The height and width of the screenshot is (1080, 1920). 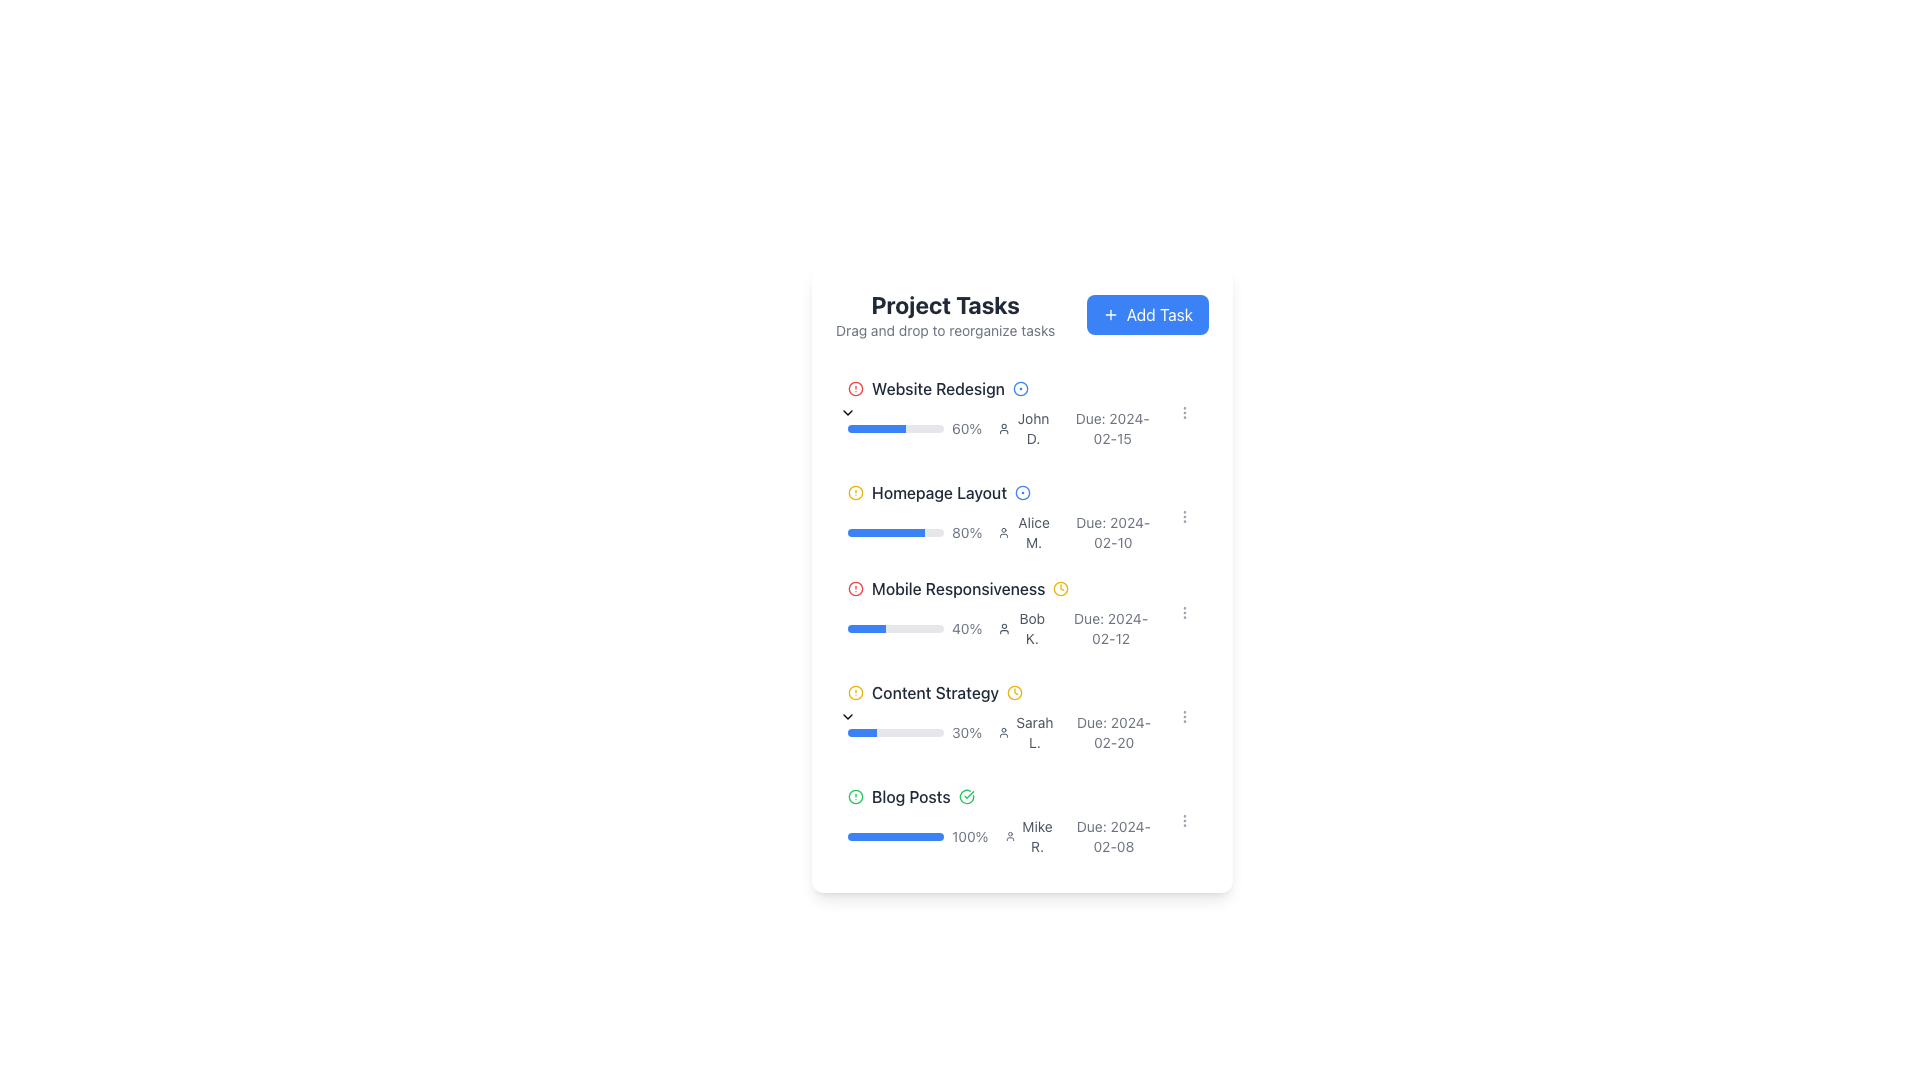 I want to click on the 'Blog Posts' task list item in the project management interface, which displays the task's completion percentage, responsible person, and due date, so click(x=1002, y=821).